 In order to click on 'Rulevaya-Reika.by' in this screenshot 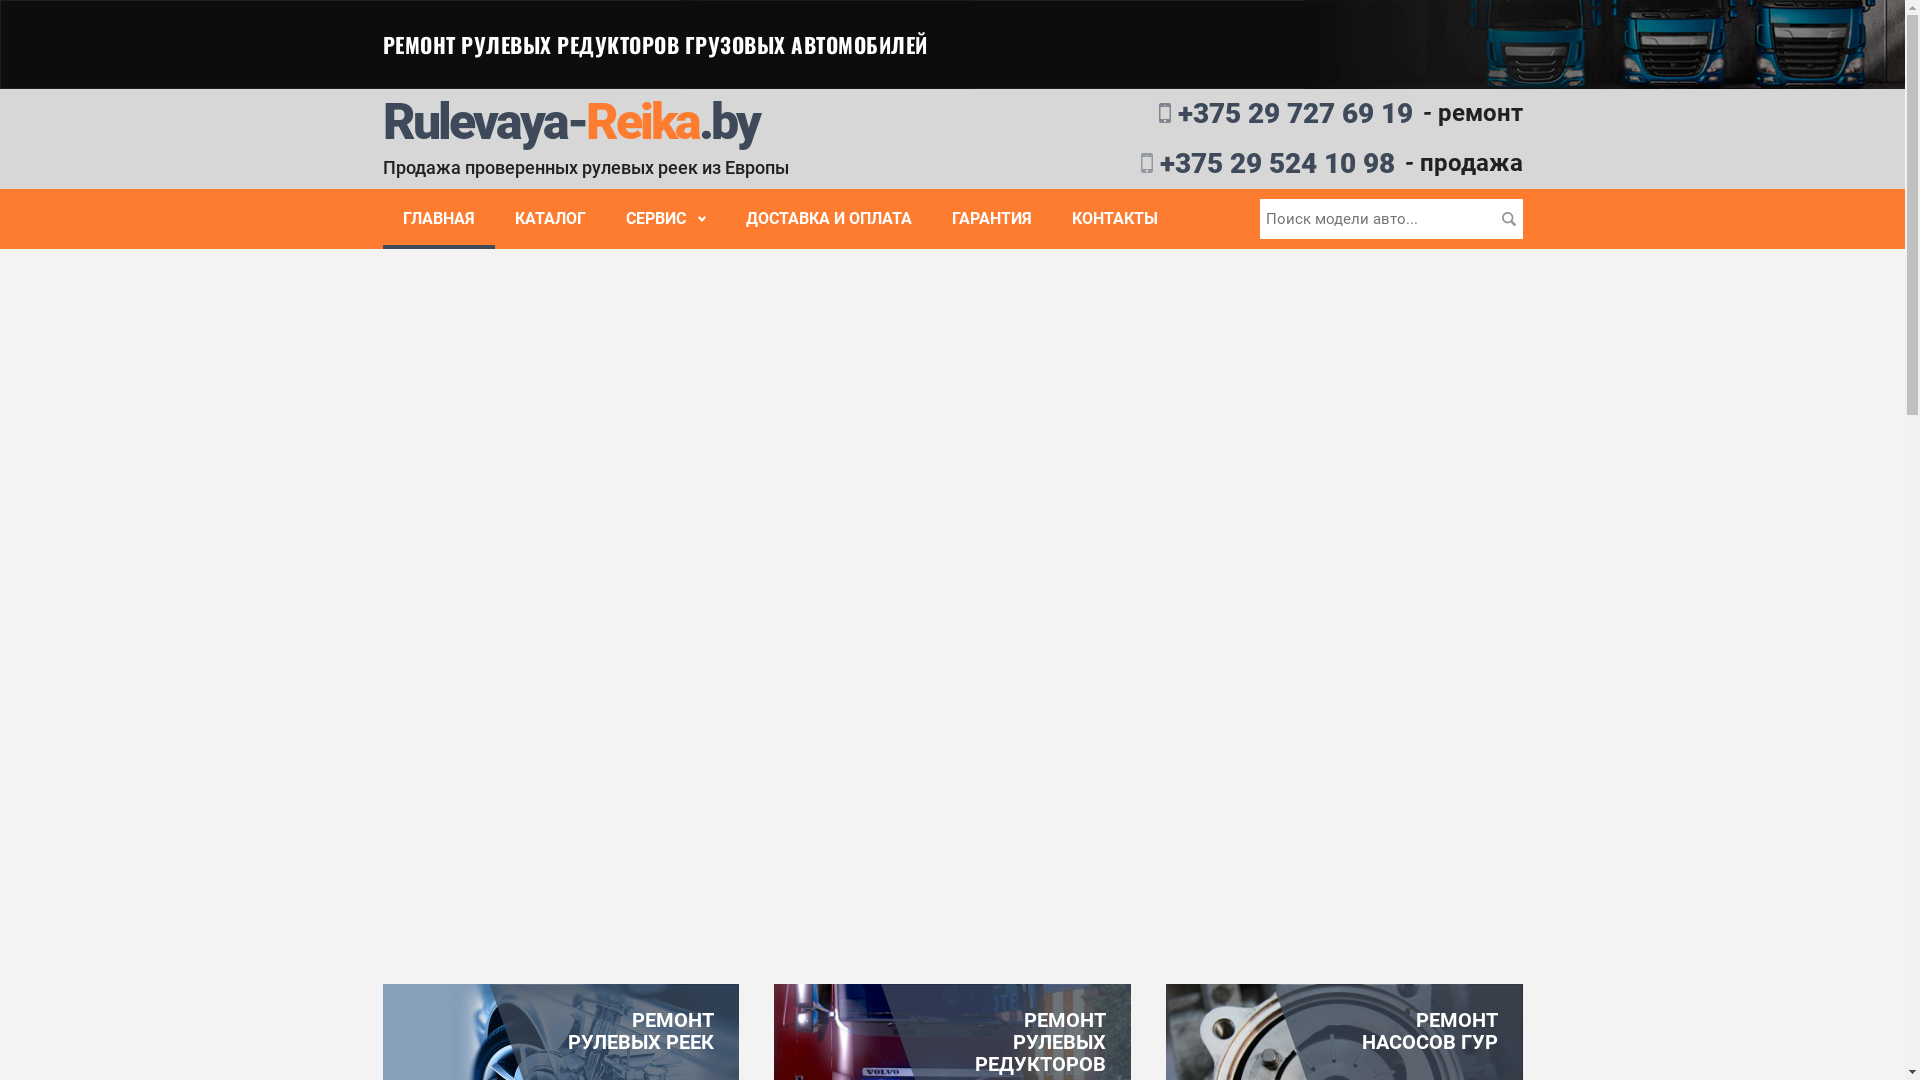, I will do `click(569, 122)`.